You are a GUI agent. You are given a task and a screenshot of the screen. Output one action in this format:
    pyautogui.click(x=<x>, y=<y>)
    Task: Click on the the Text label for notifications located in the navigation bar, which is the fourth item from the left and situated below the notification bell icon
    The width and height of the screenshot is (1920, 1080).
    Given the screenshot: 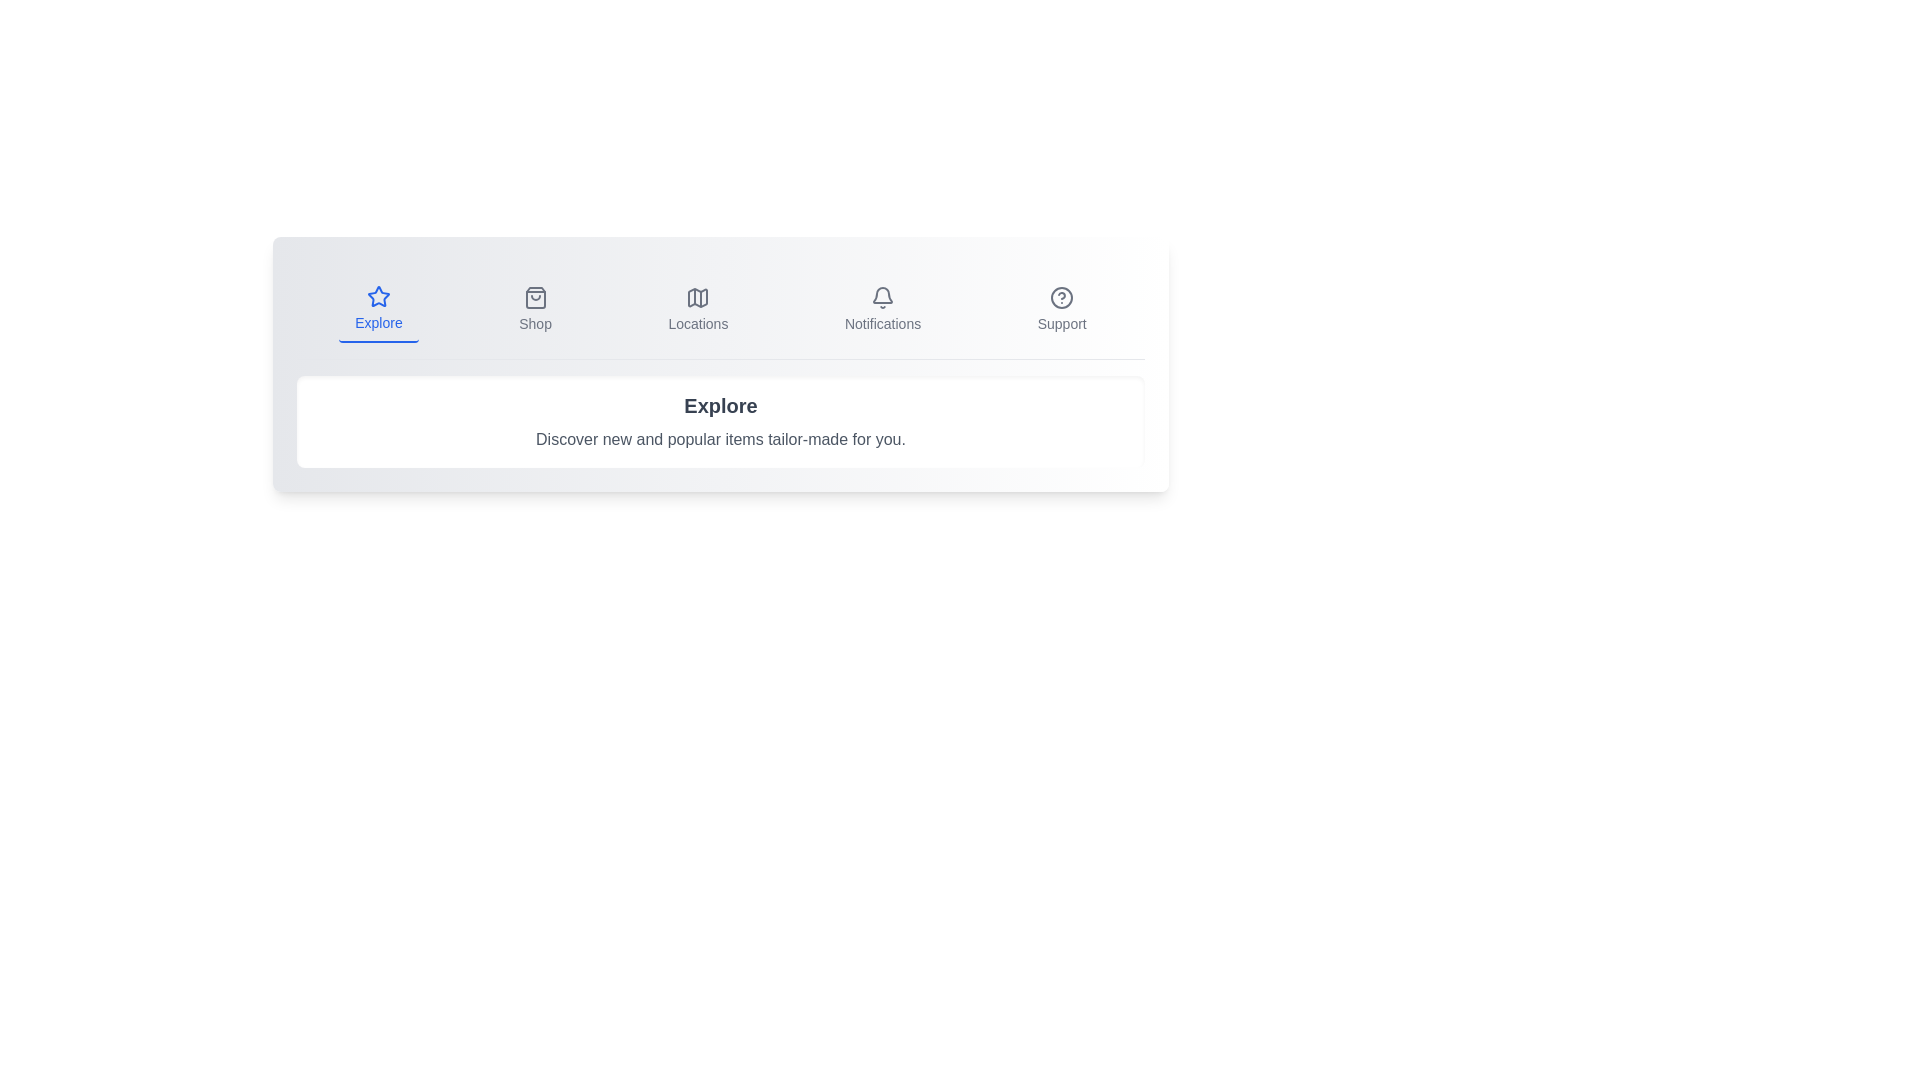 What is the action you would take?
    pyautogui.click(x=882, y=323)
    